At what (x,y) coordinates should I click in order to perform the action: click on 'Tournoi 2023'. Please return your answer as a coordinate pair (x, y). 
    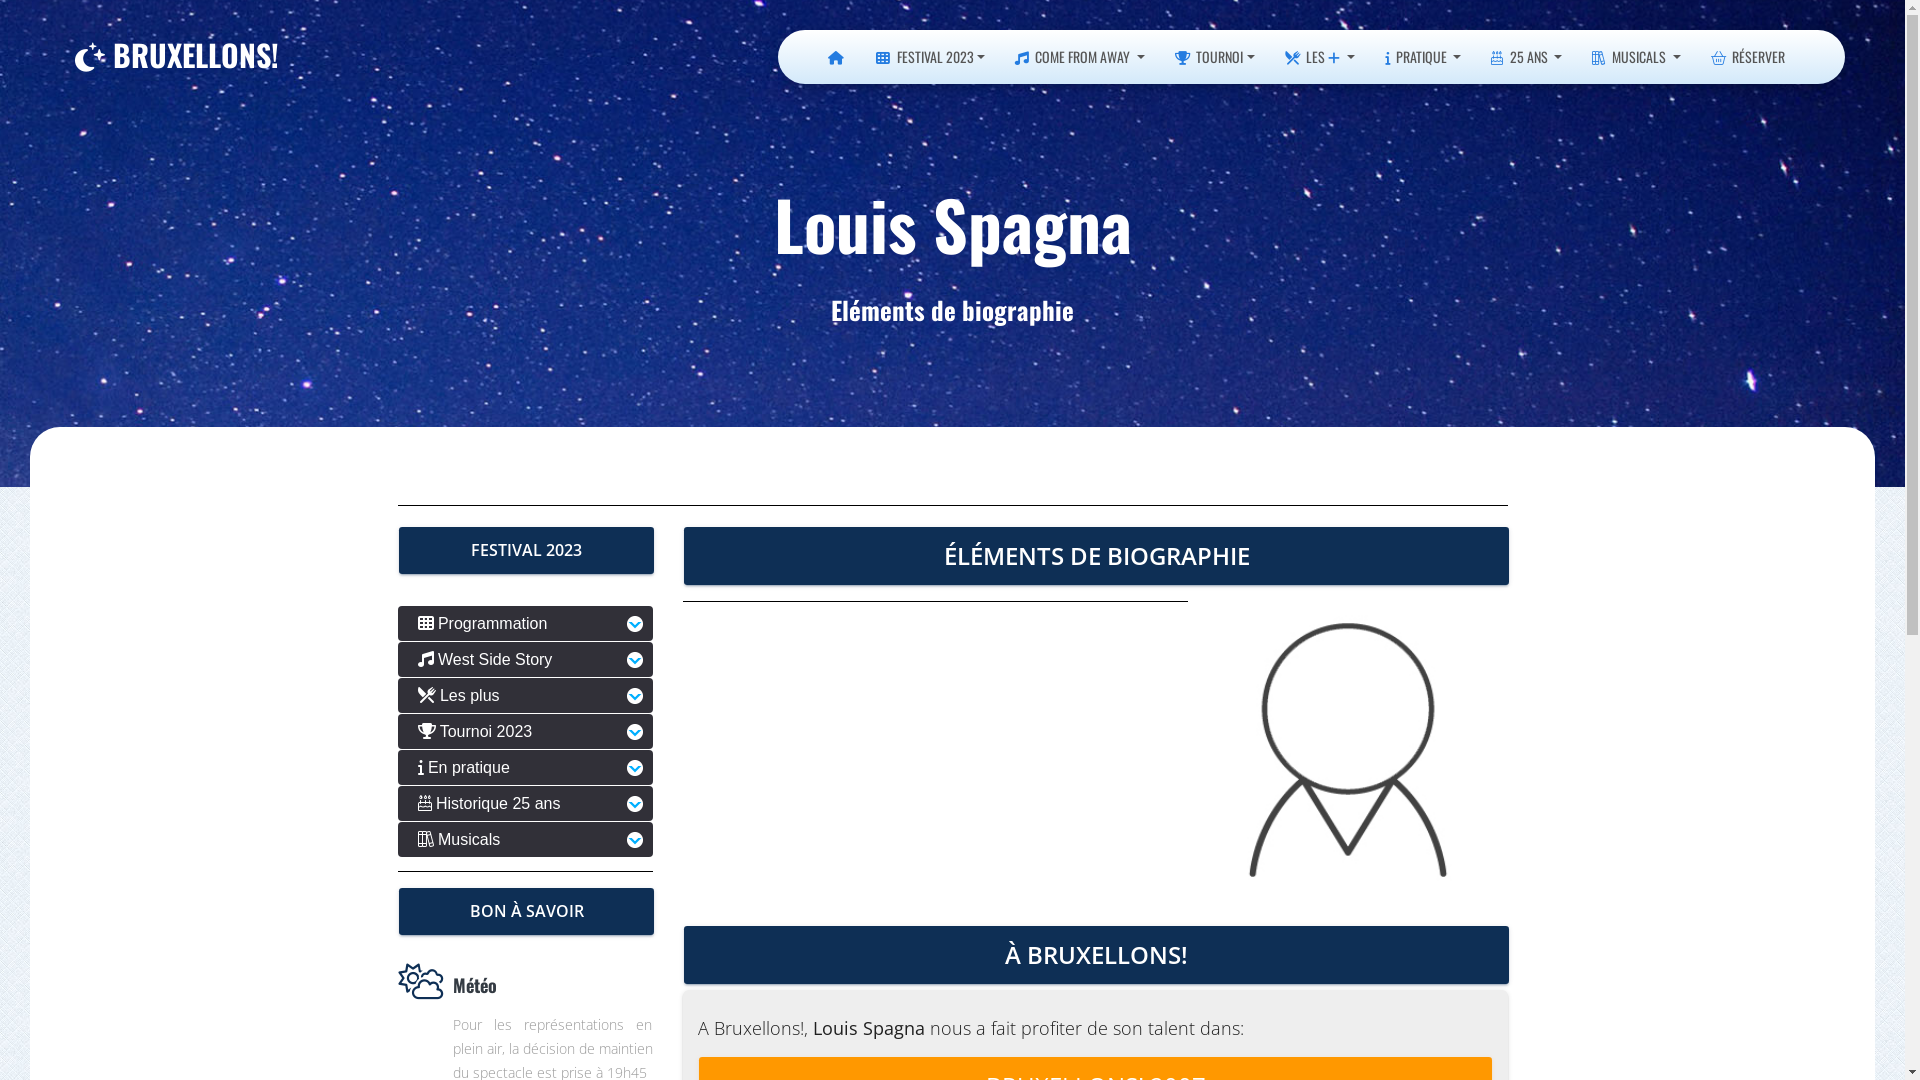
    Looking at the image, I should click on (525, 731).